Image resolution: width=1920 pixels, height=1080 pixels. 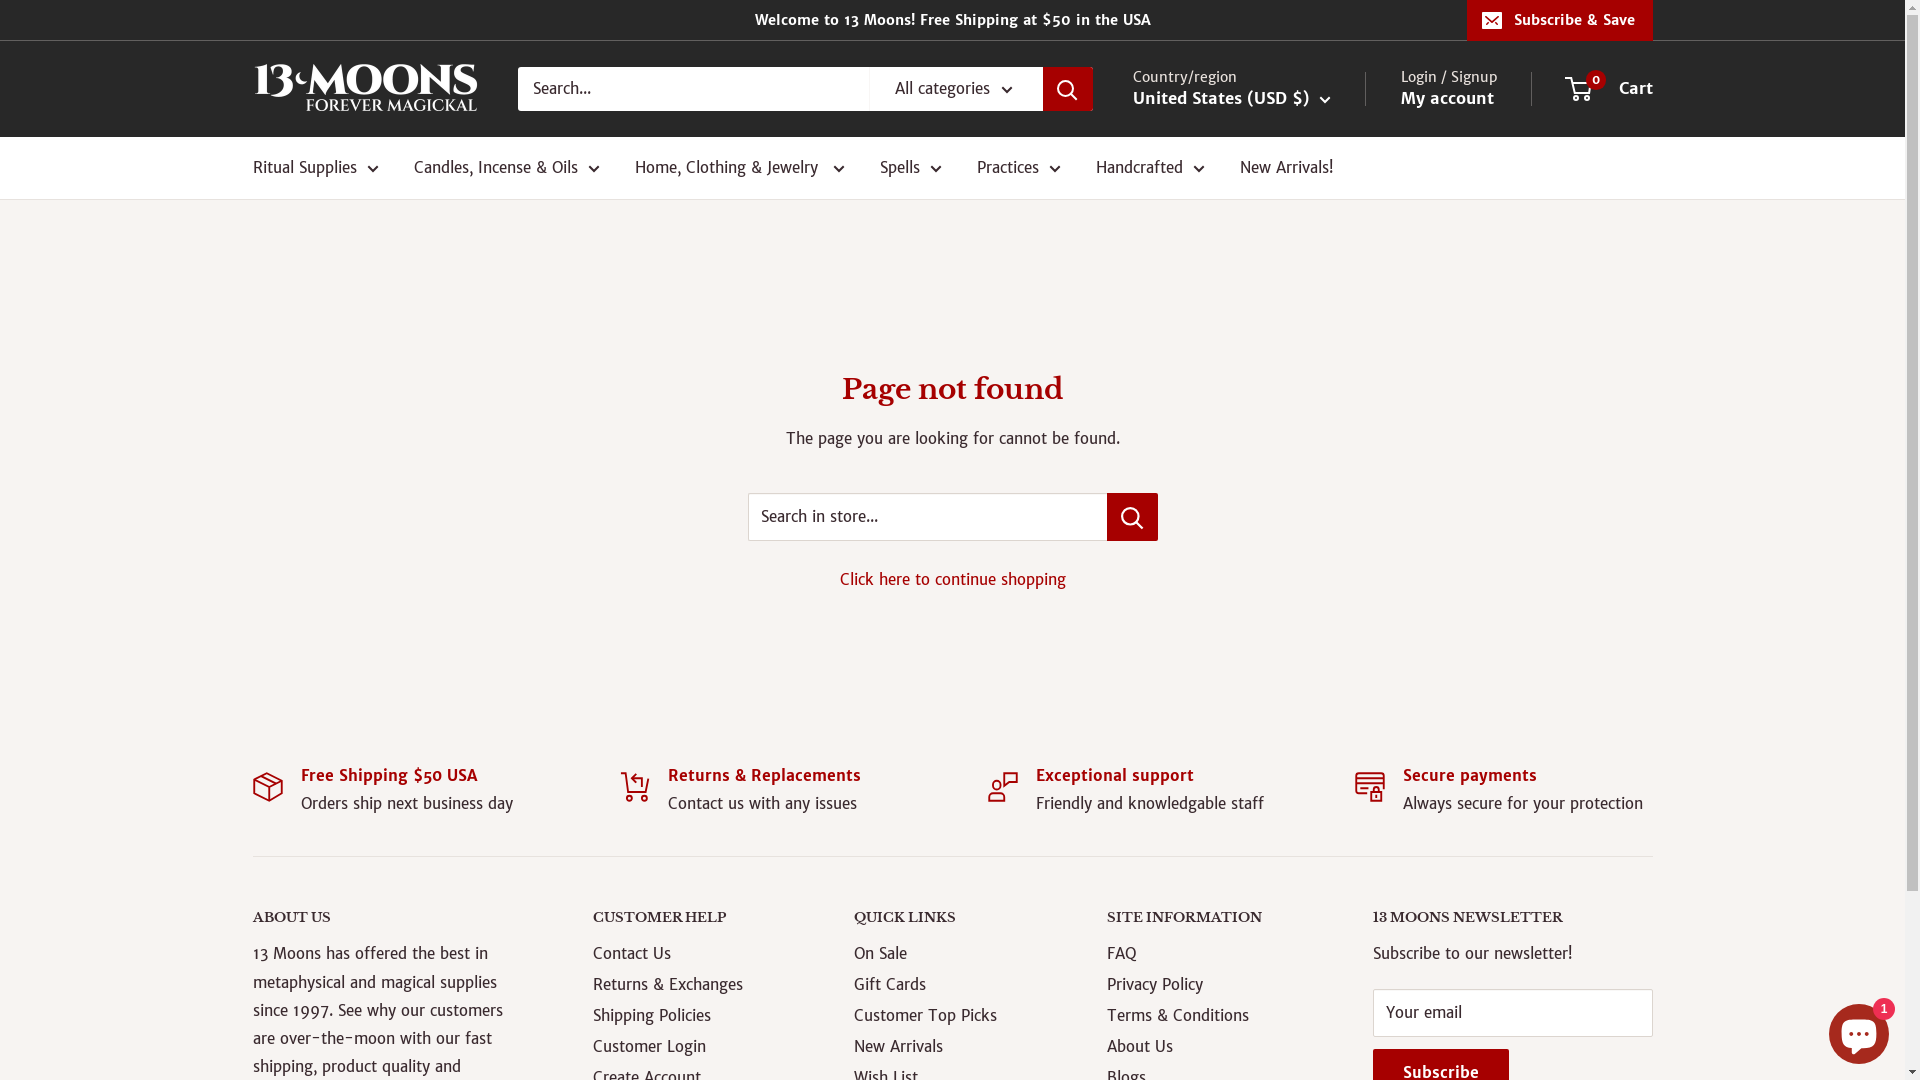 I want to click on 'Practices', so click(x=1017, y=167).